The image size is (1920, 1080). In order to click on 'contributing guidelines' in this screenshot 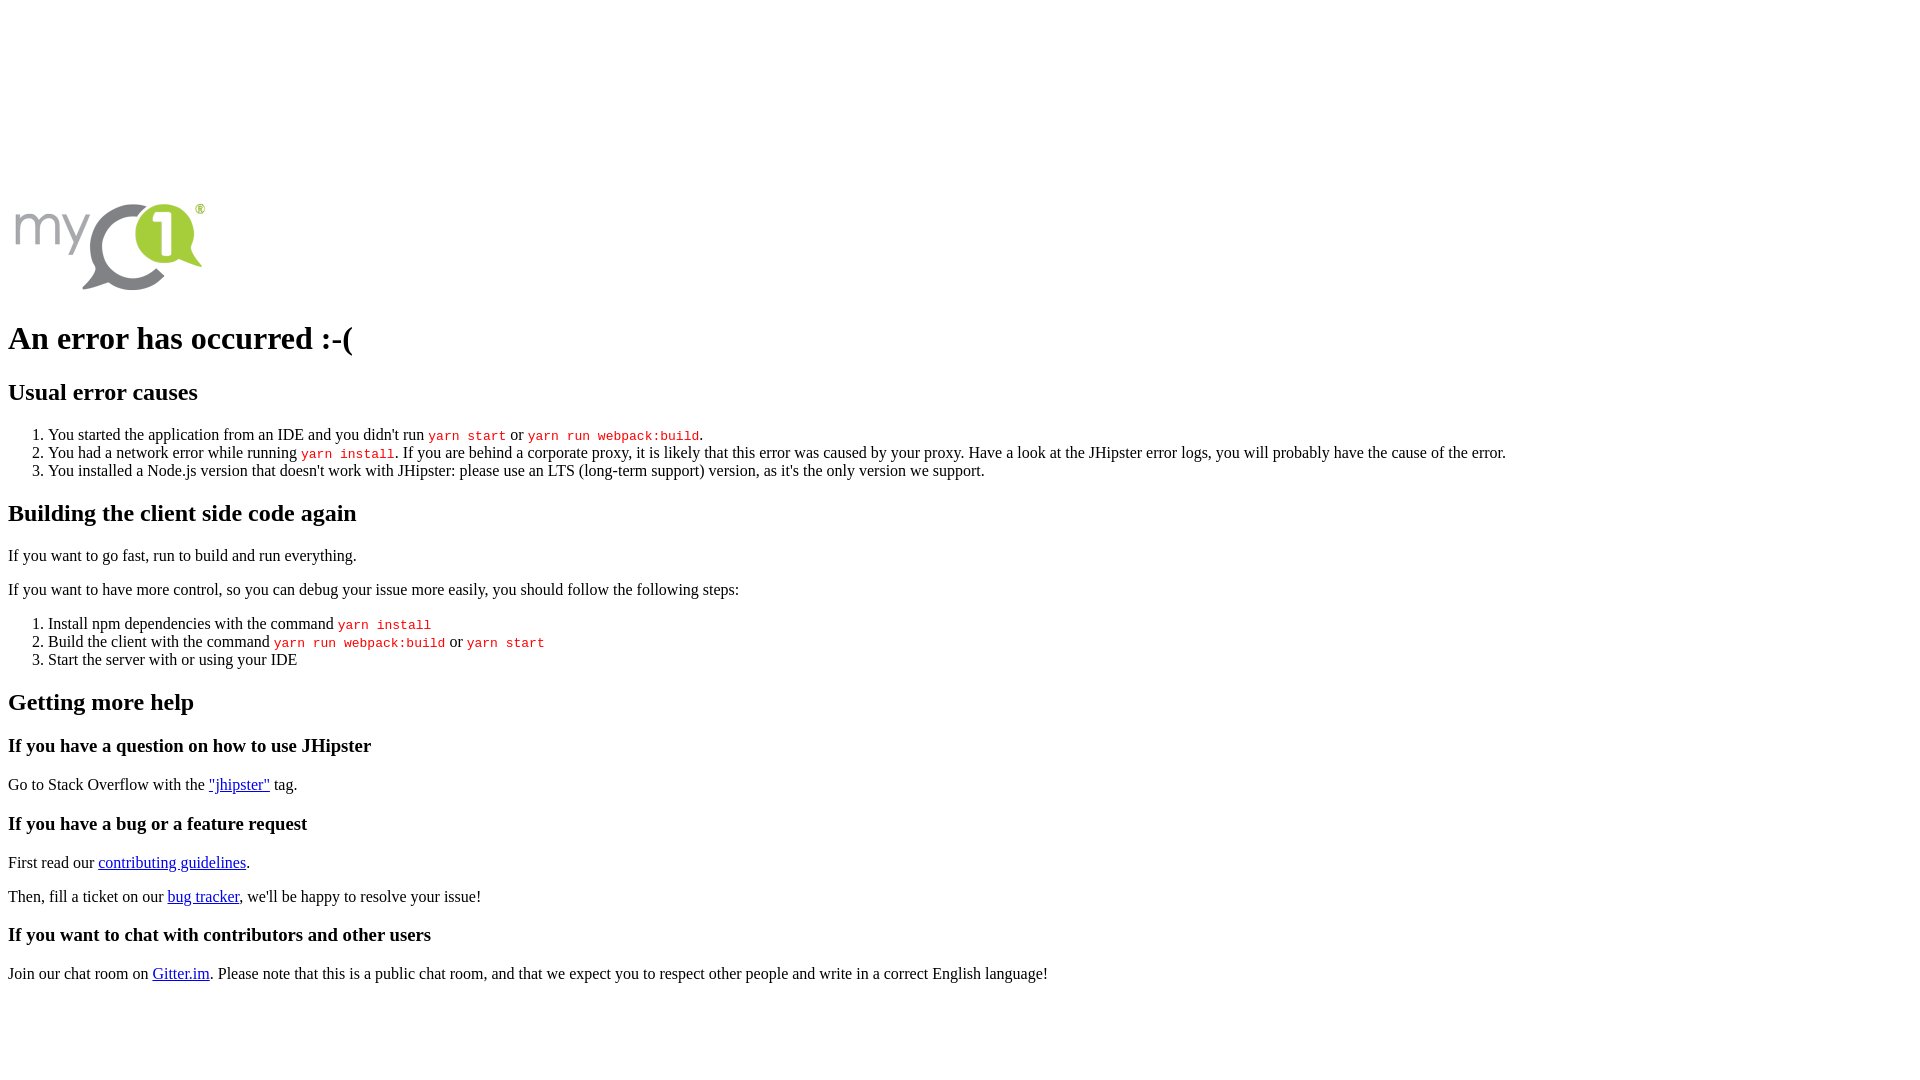, I will do `click(172, 861)`.